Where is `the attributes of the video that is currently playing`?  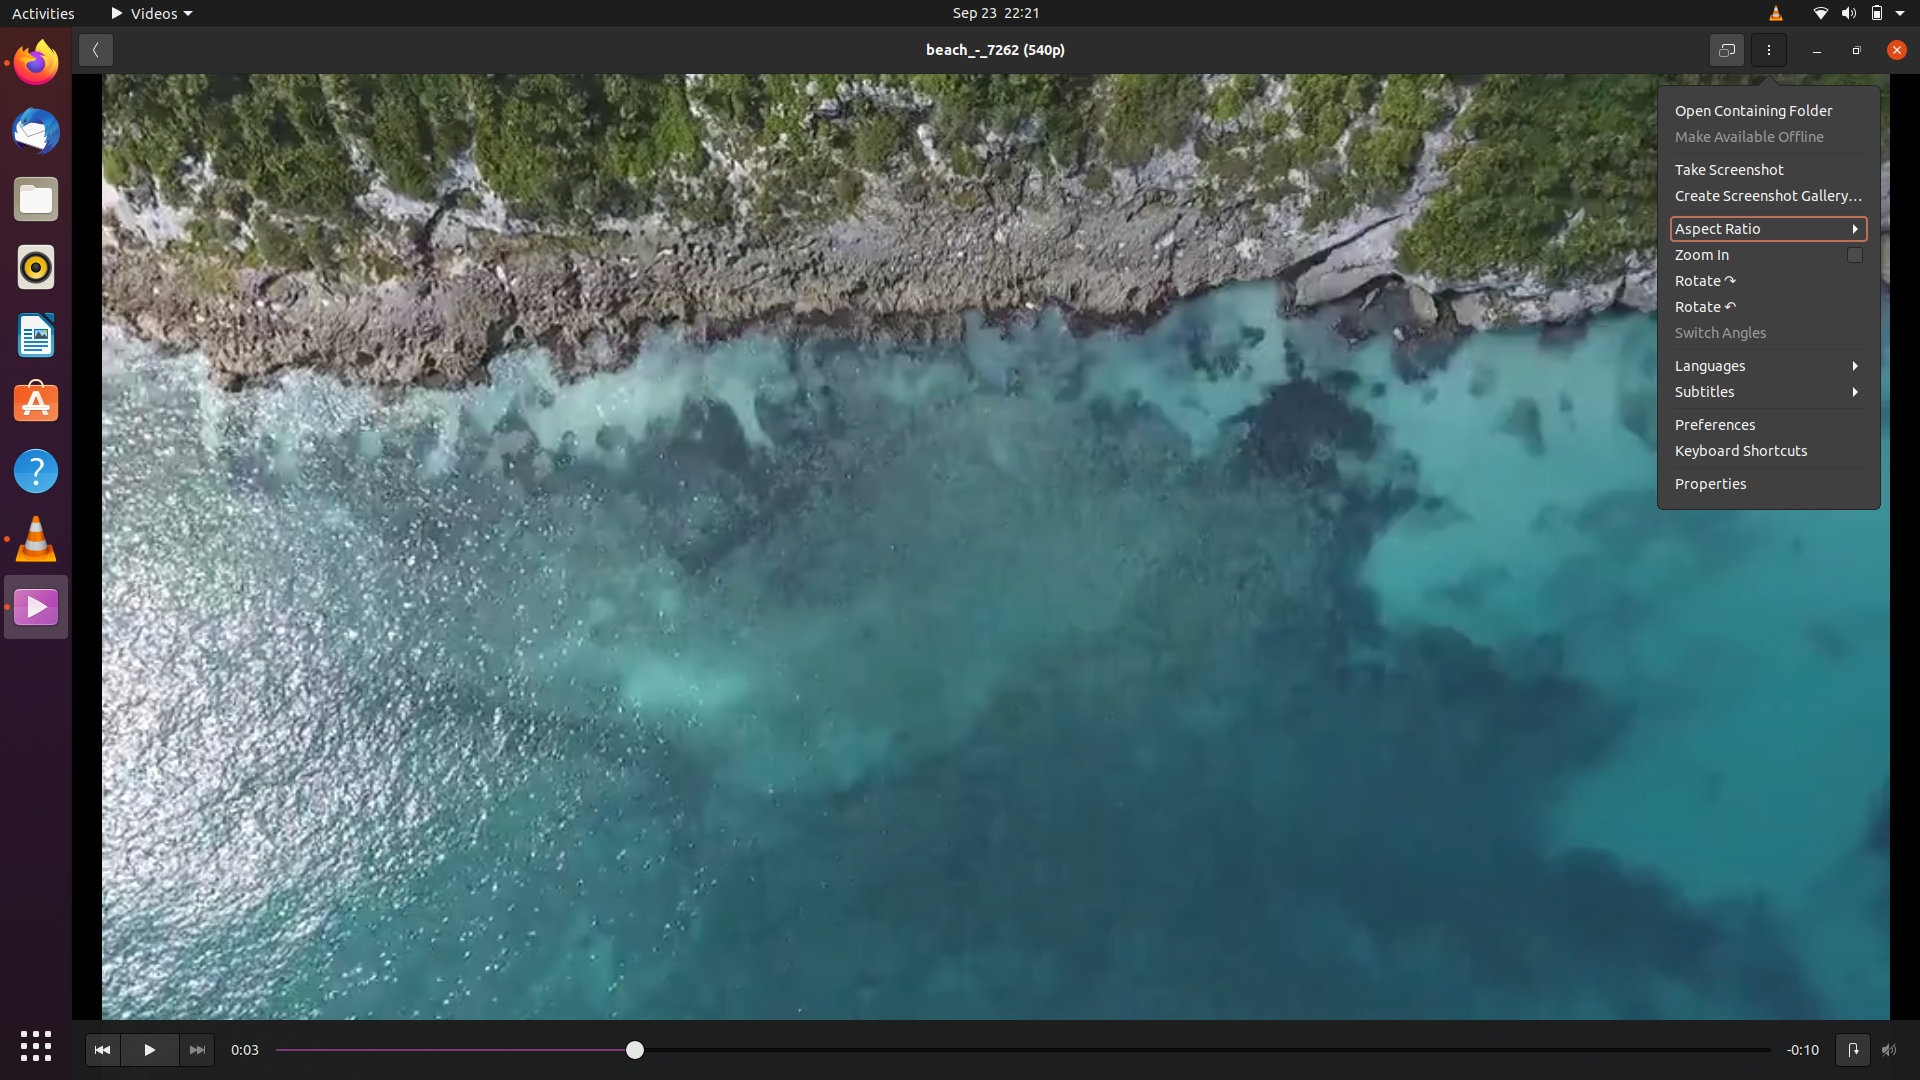
the attributes of the video that is currently playing is located at coordinates (1771, 485).